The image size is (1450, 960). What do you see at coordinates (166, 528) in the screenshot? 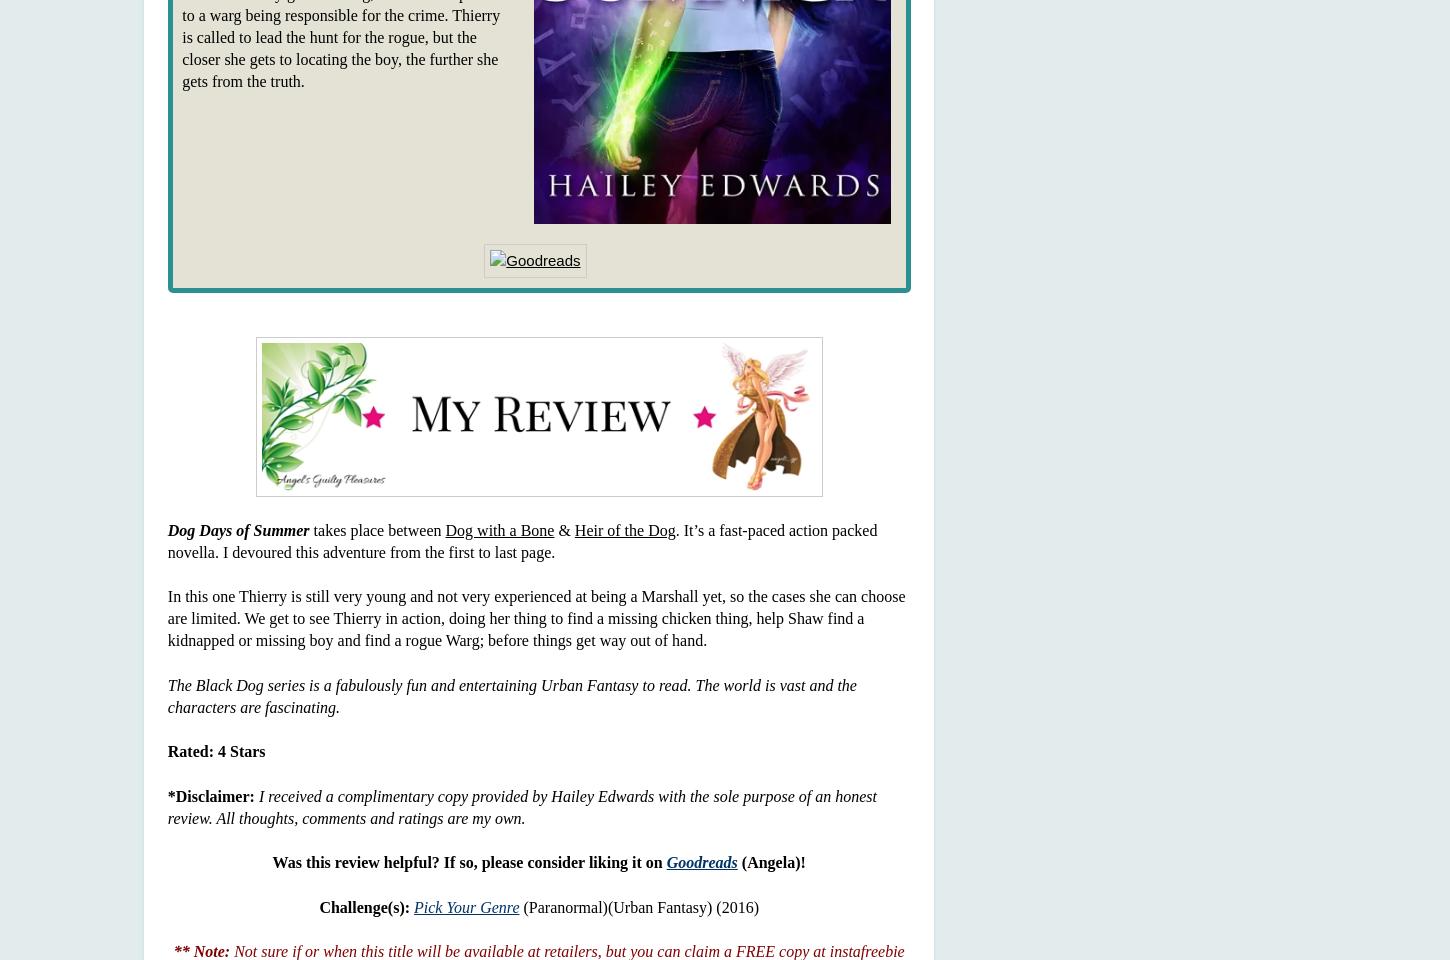
I see `'Dog Days of Summer'` at bounding box center [166, 528].